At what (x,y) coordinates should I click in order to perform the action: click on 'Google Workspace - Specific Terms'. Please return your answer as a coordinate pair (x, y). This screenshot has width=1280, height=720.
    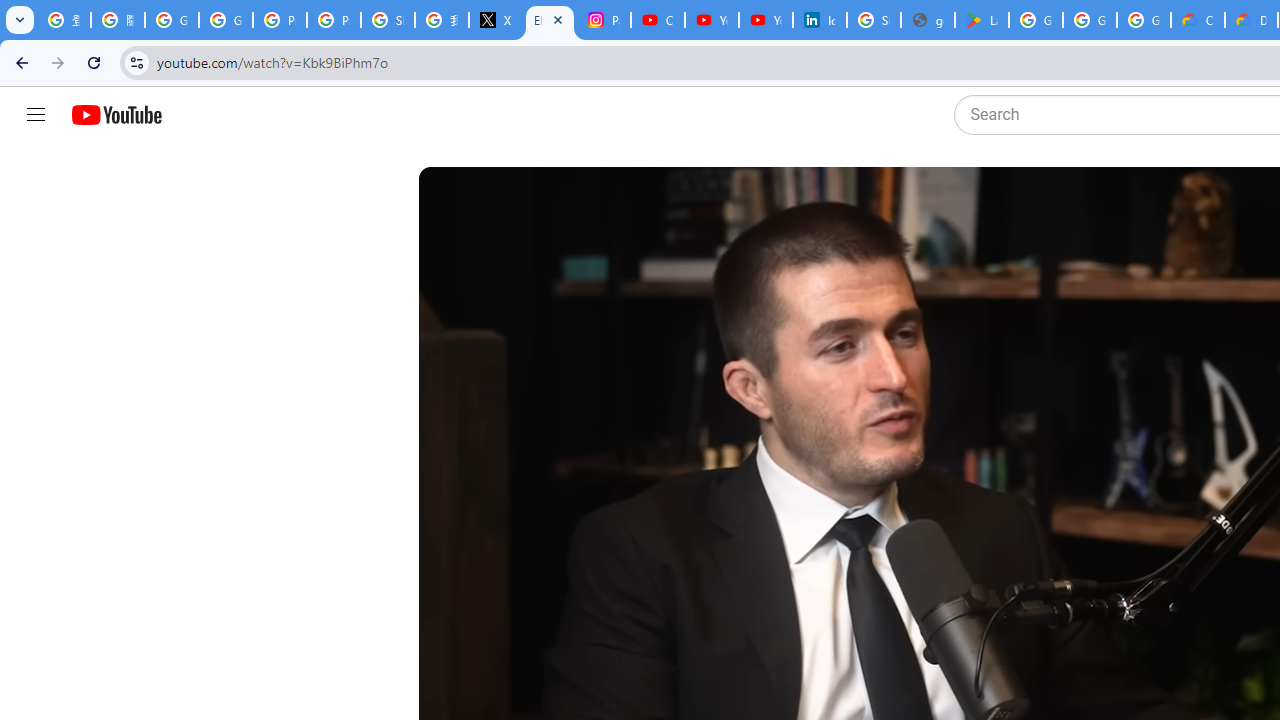
    Looking at the image, I should click on (1088, 20).